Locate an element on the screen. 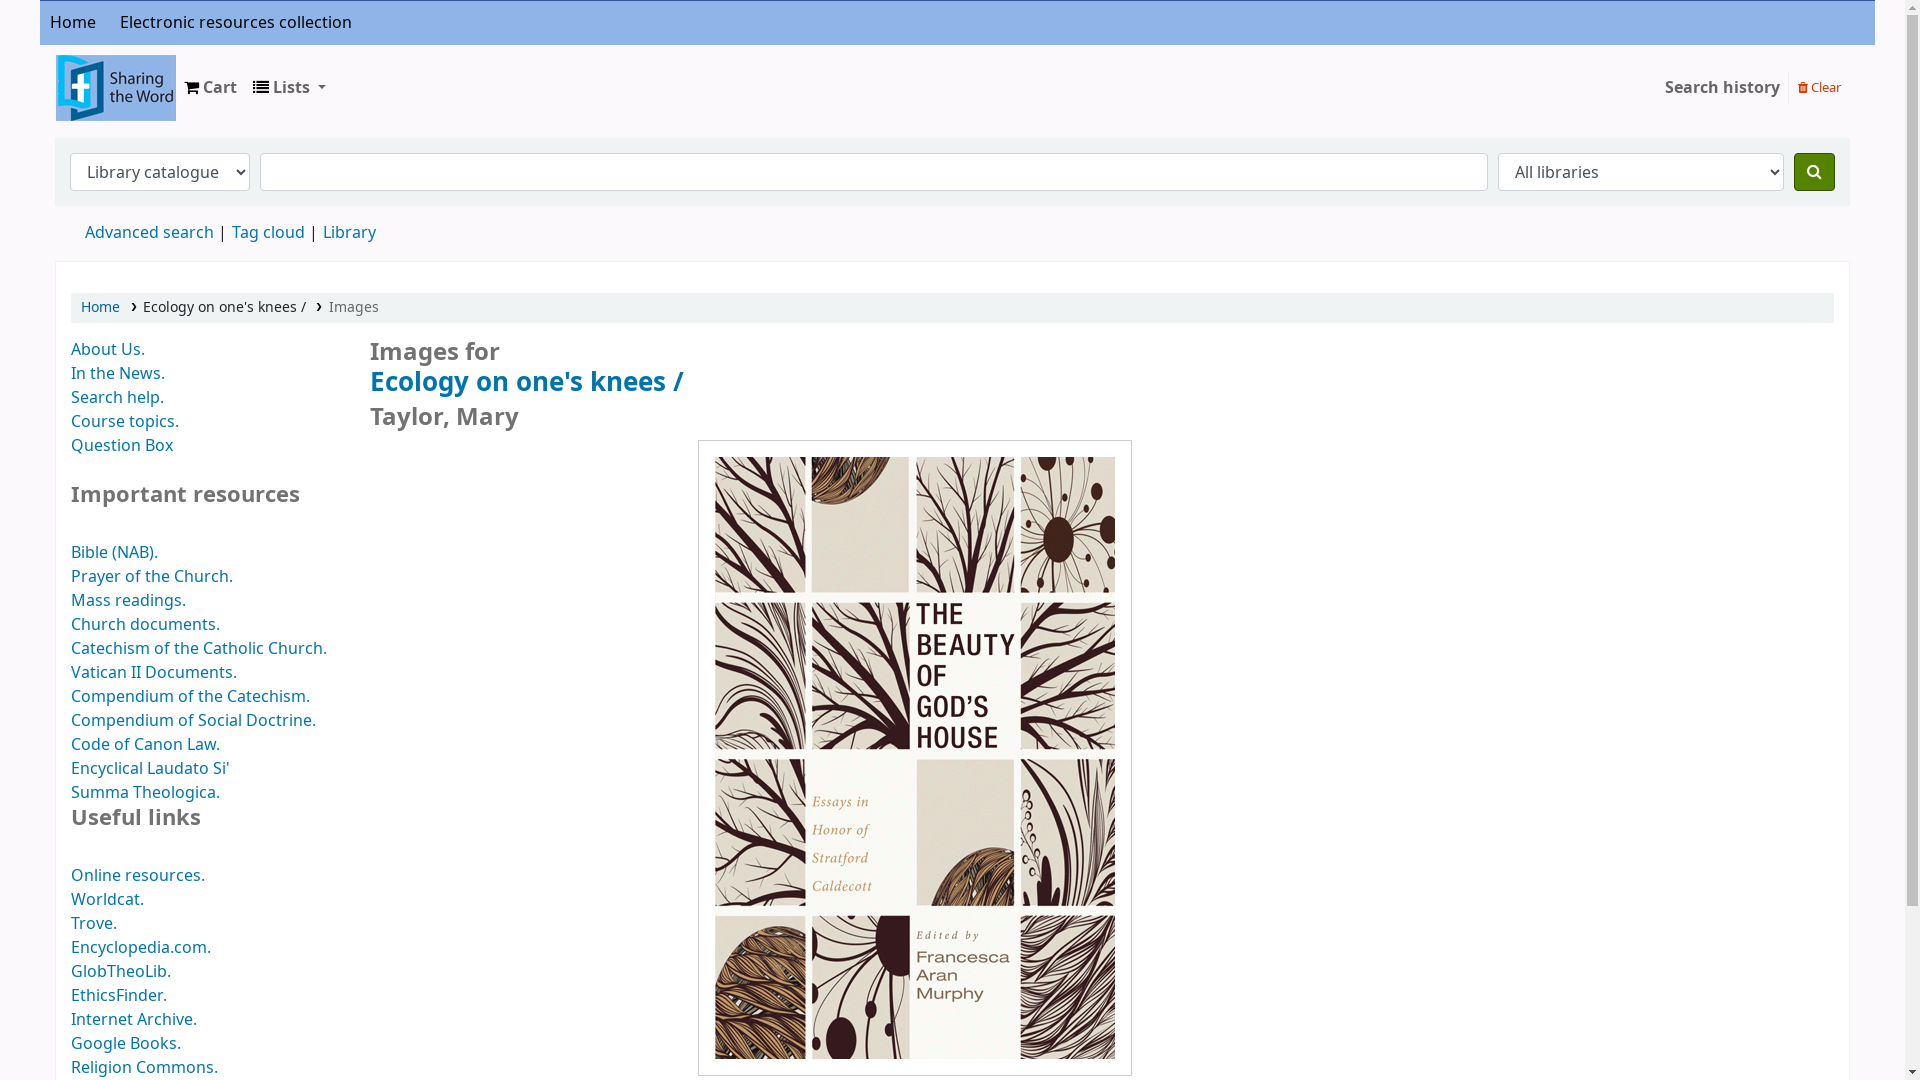  'Tag cloud' is located at coordinates (267, 231).